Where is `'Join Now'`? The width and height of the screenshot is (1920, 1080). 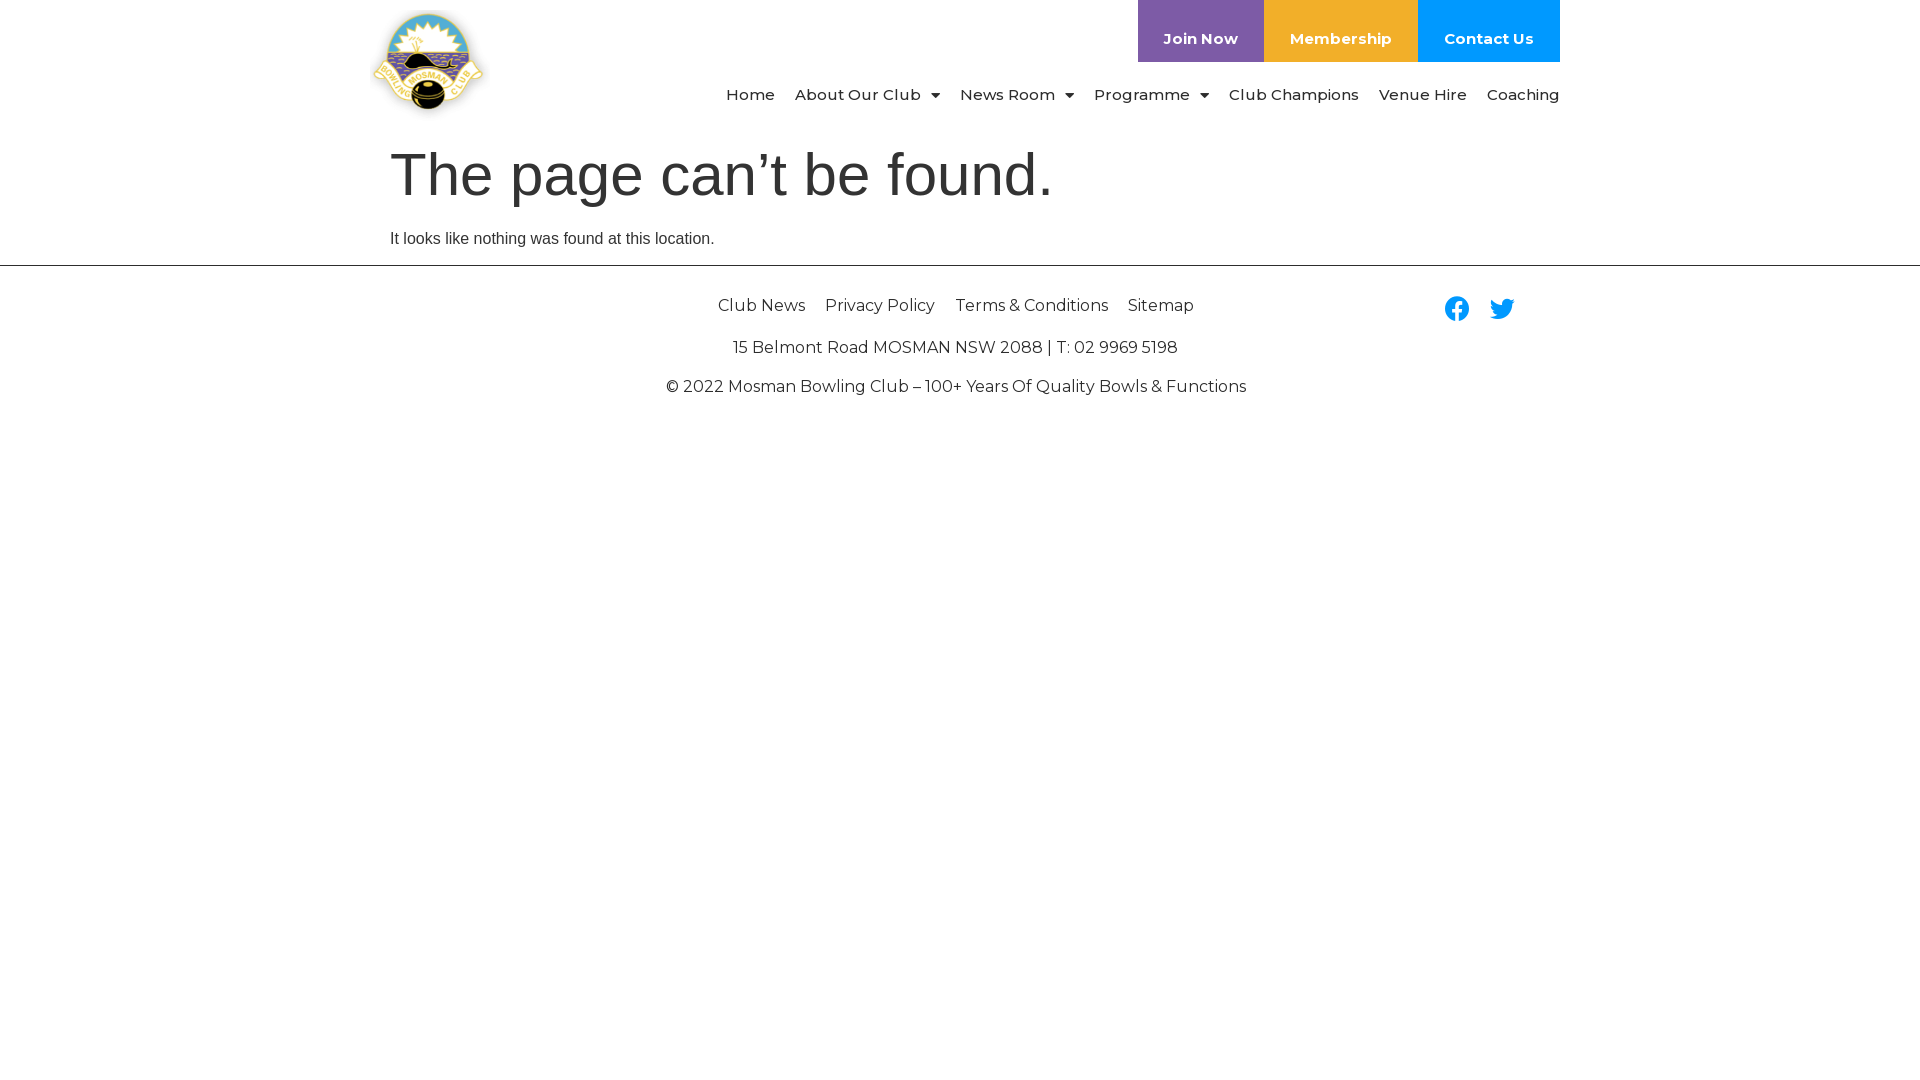 'Join Now' is located at coordinates (1200, 30).